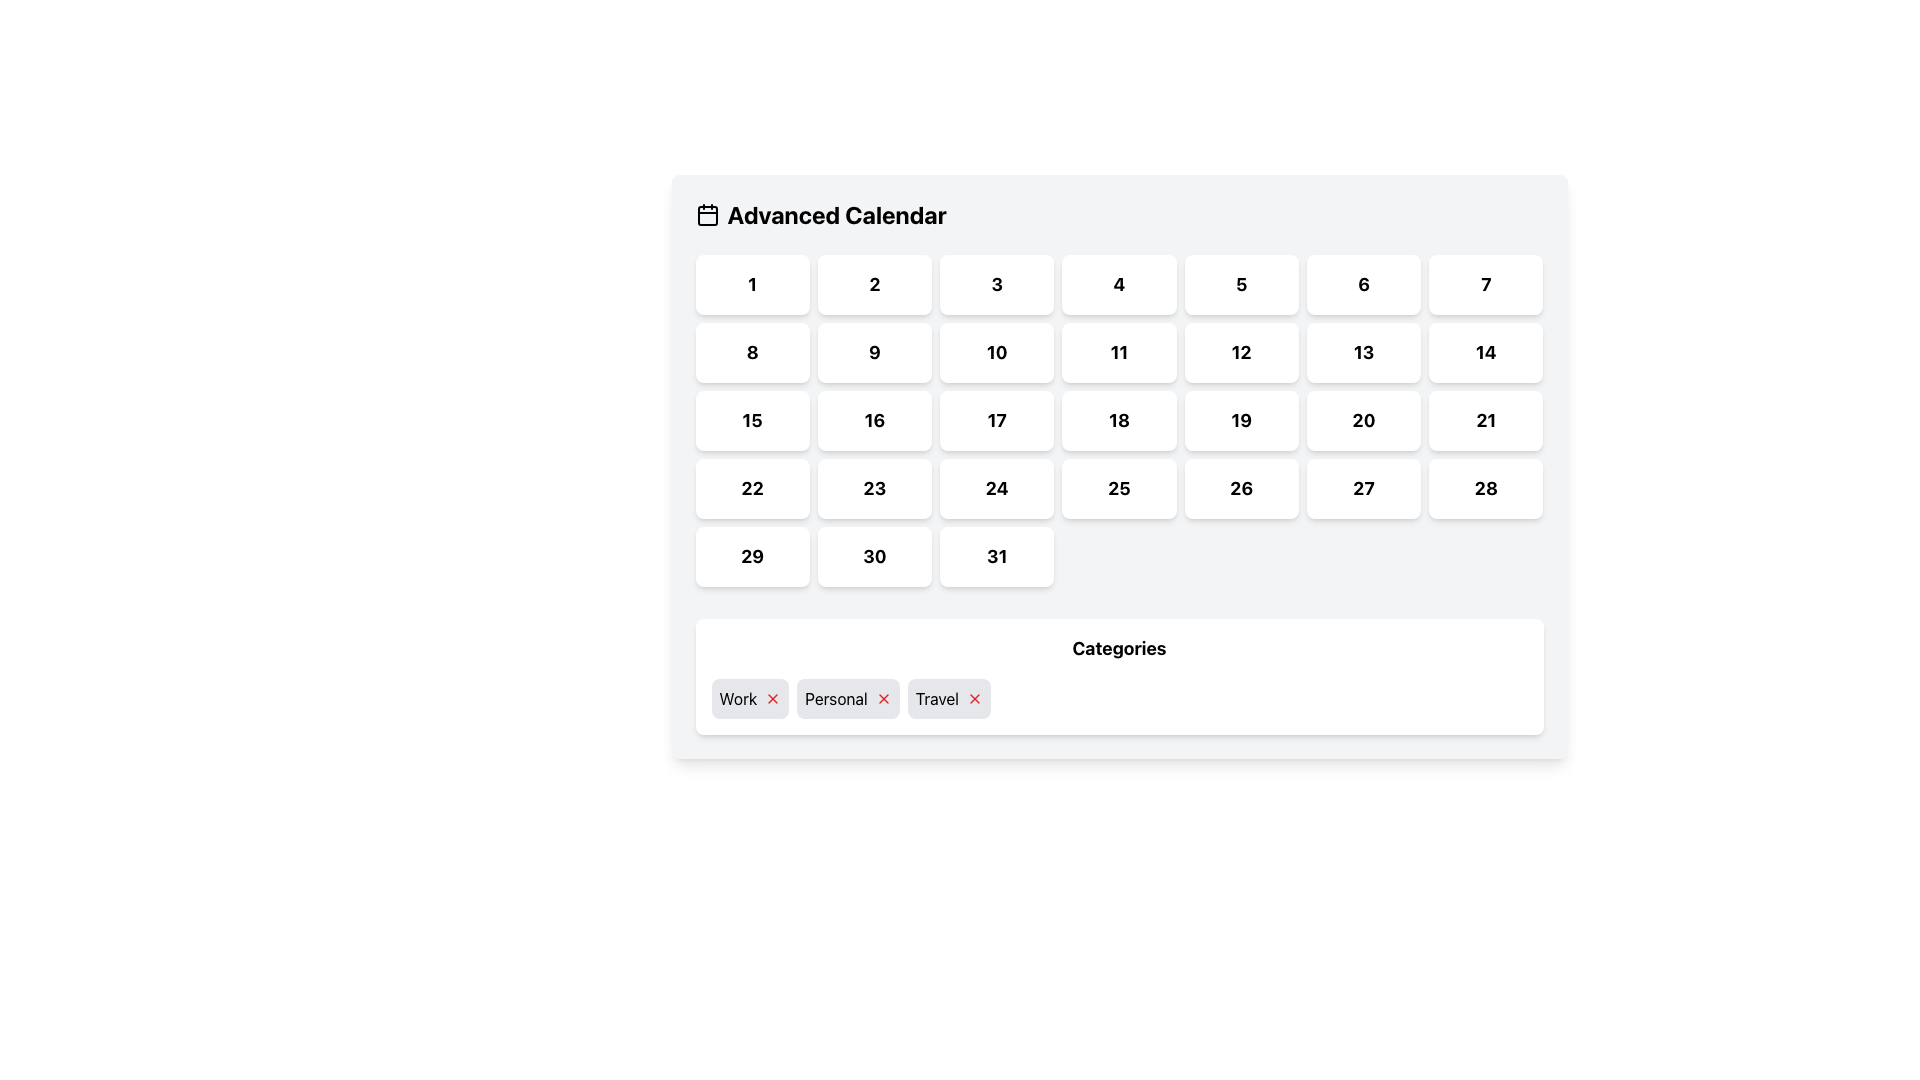 The width and height of the screenshot is (1920, 1080). What do you see at coordinates (948, 697) in the screenshot?
I see `the 'Travel' tag with a removable option to prepare for its removal` at bounding box center [948, 697].